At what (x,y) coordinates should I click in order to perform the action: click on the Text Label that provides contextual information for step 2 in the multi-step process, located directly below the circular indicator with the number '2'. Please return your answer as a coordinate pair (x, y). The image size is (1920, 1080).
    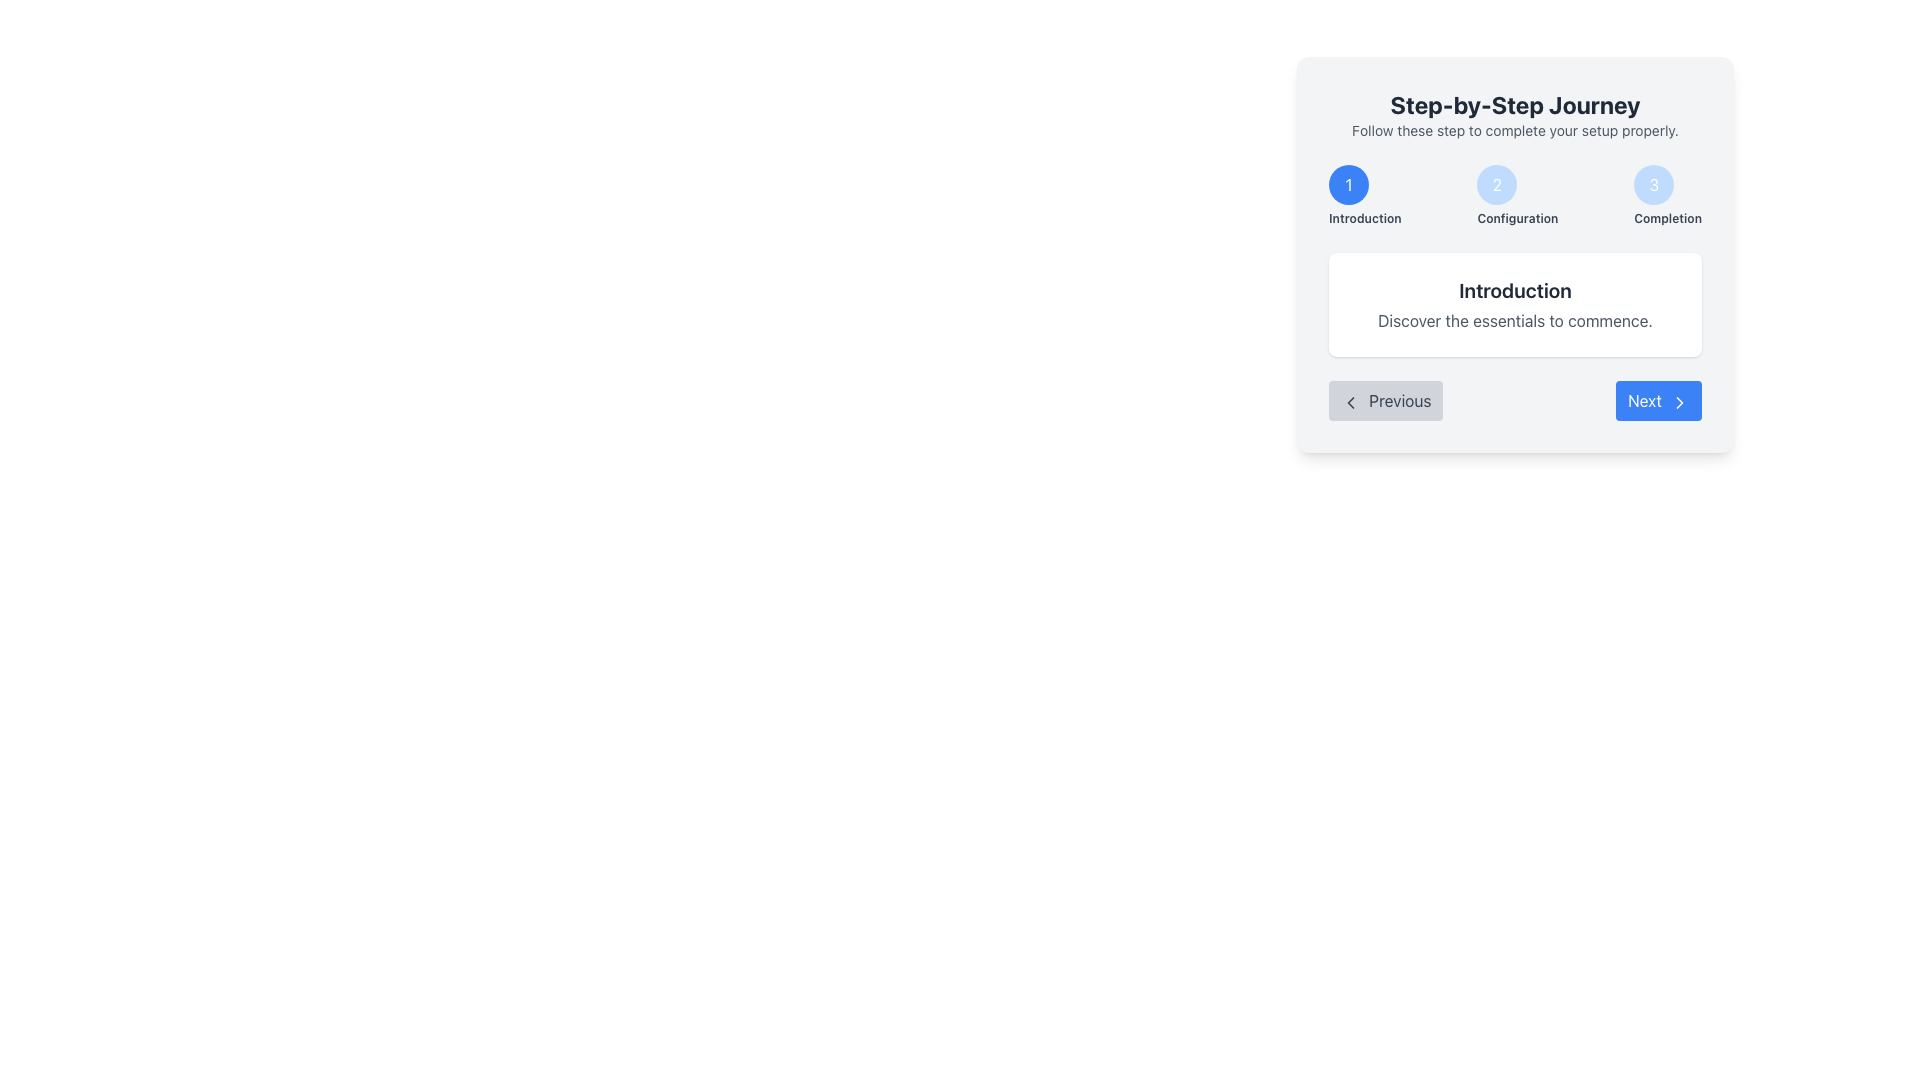
    Looking at the image, I should click on (1517, 218).